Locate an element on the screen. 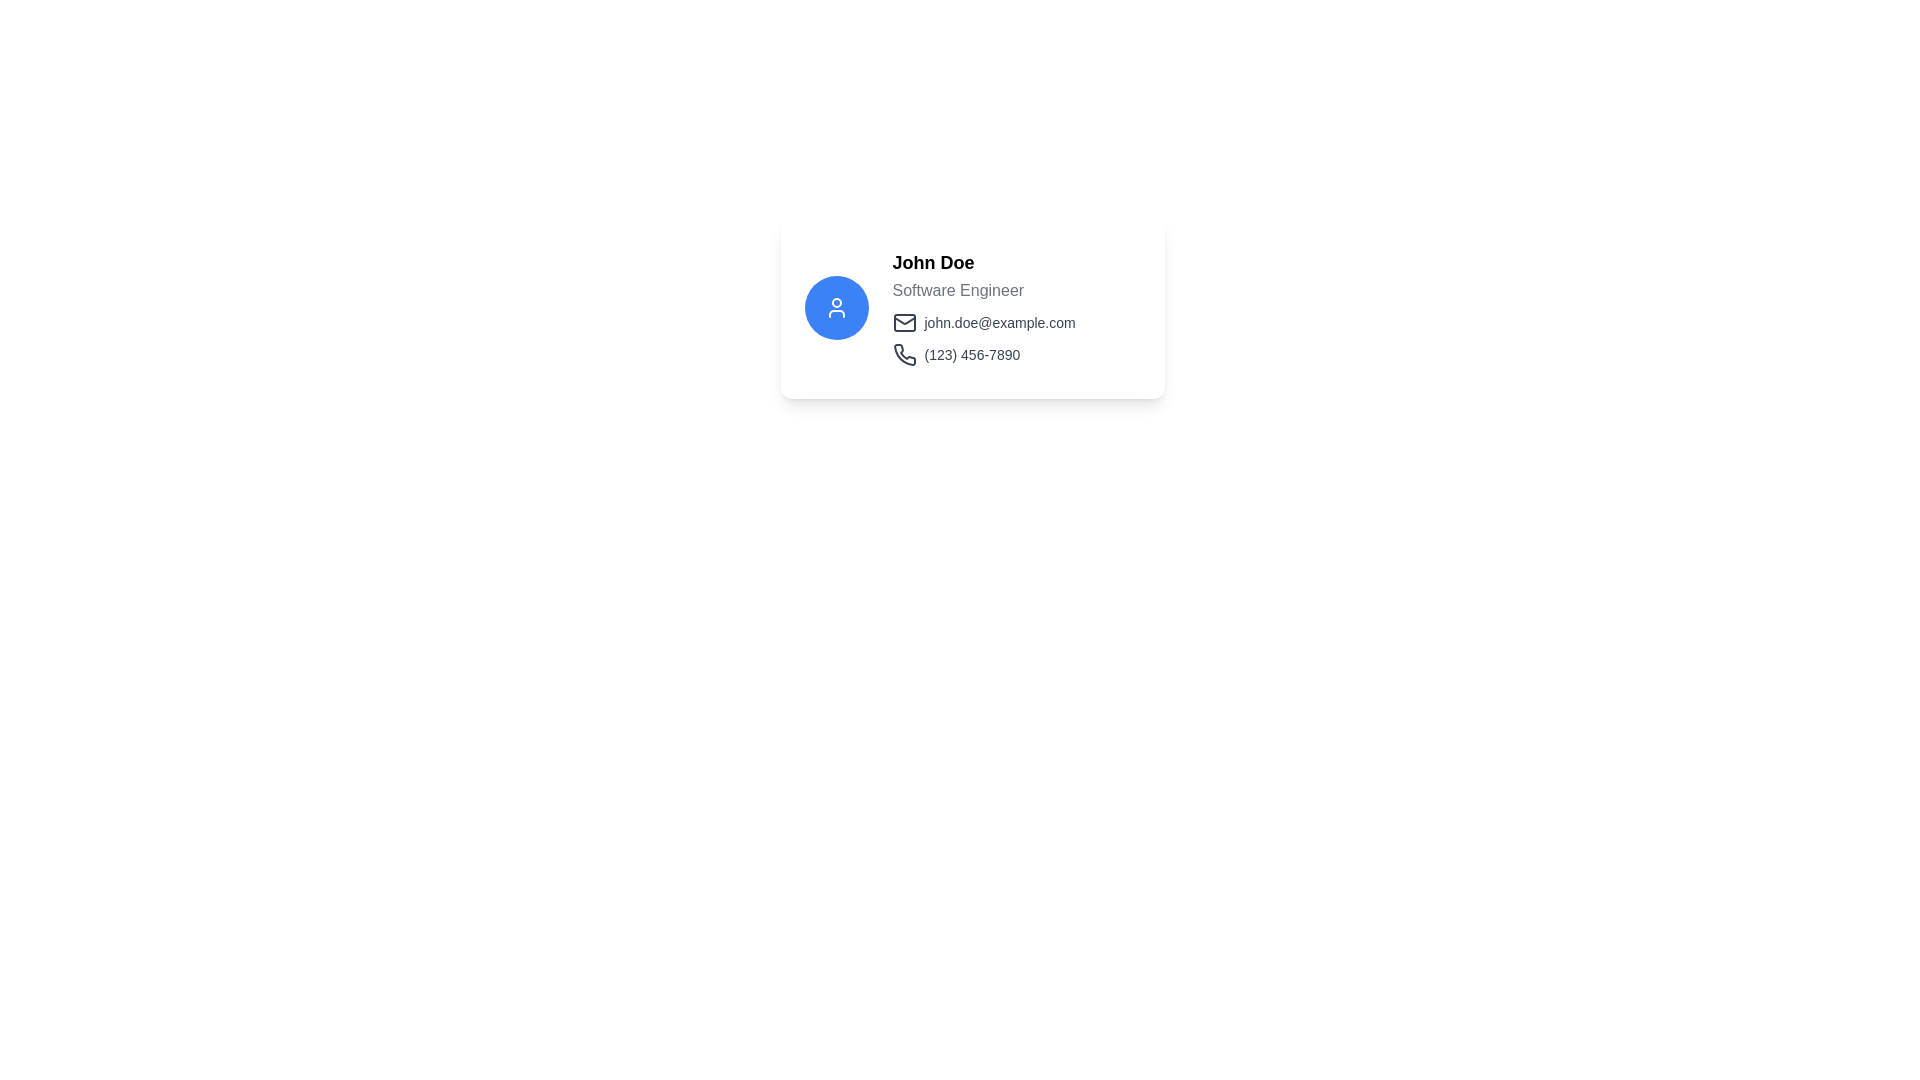  the user profile icon located at the center of the blue circular component on the left side of the card layout is located at coordinates (836, 308).